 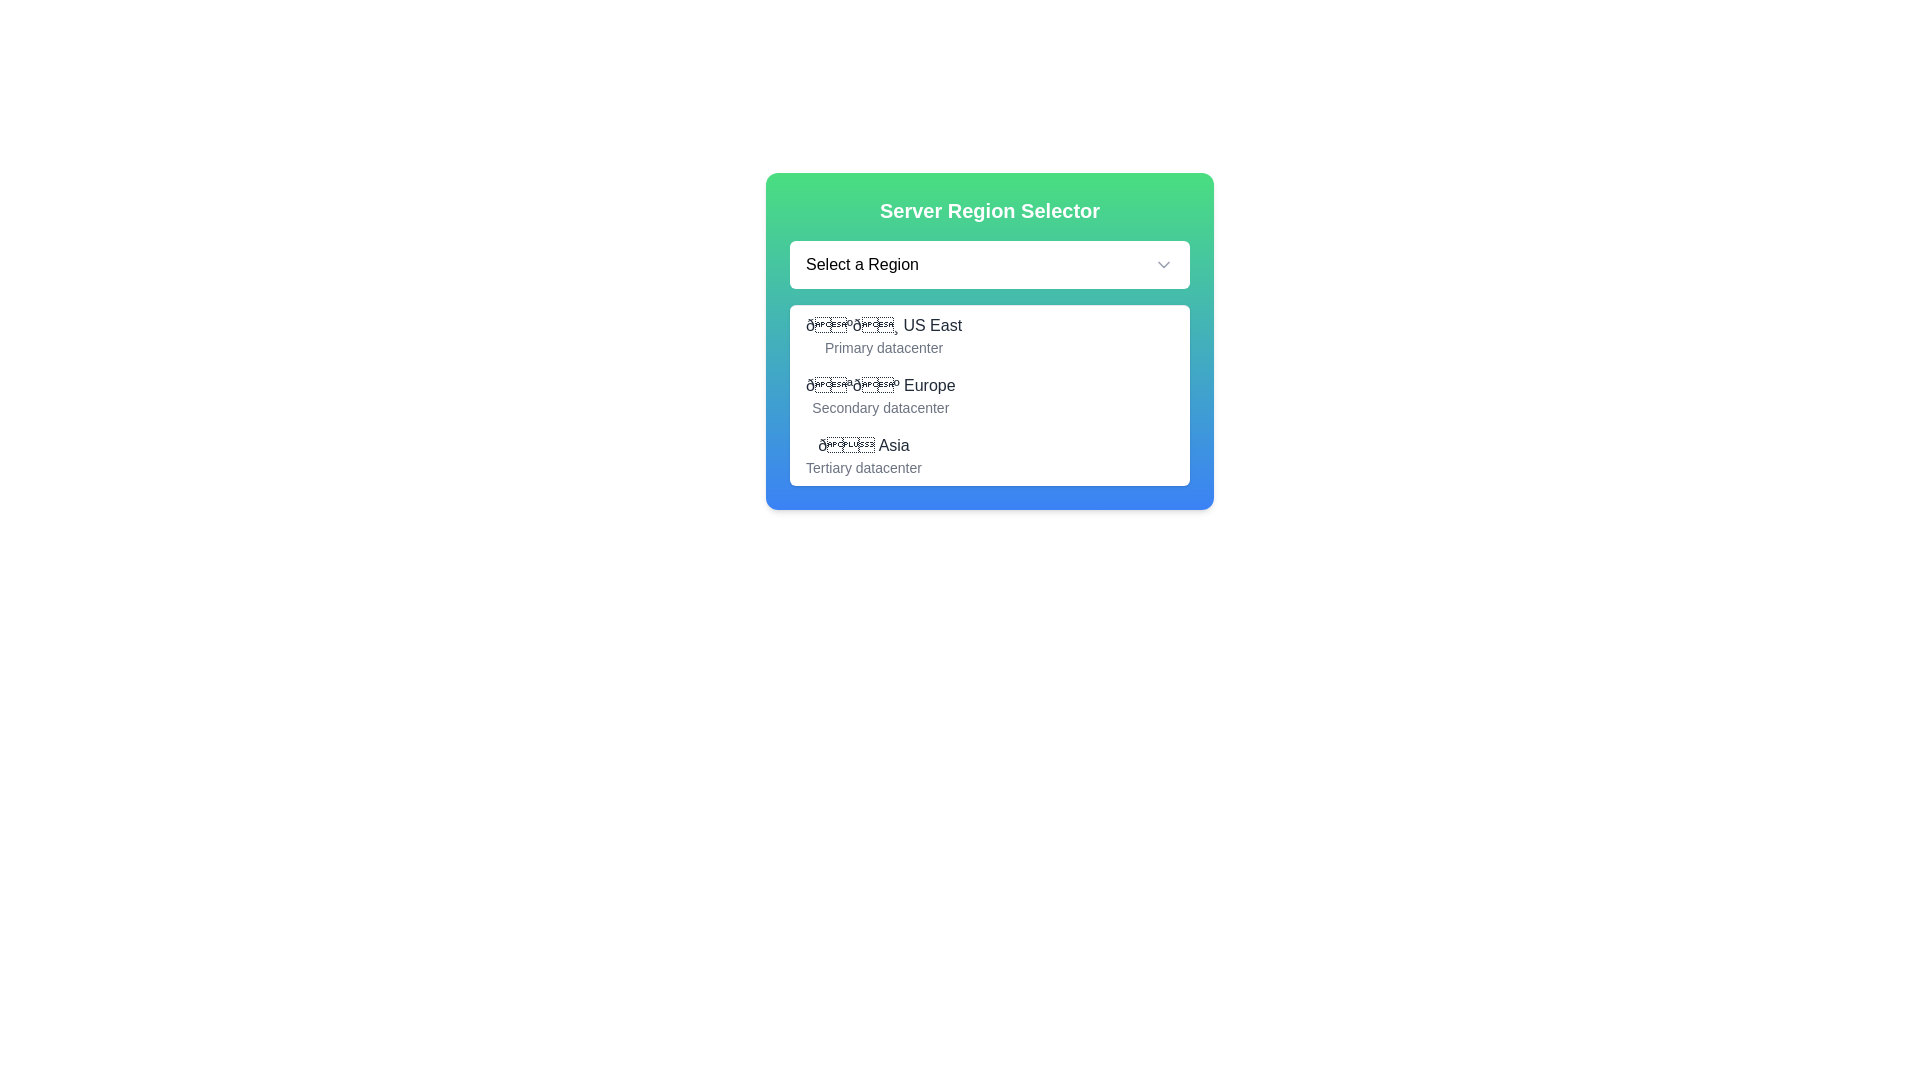 I want to click on the textual description element indicating that 'US East' is the primary data center, which is positioned beneath the text '🇺🇸 US East' in the dropdown menu, so click(x=882, y=346).